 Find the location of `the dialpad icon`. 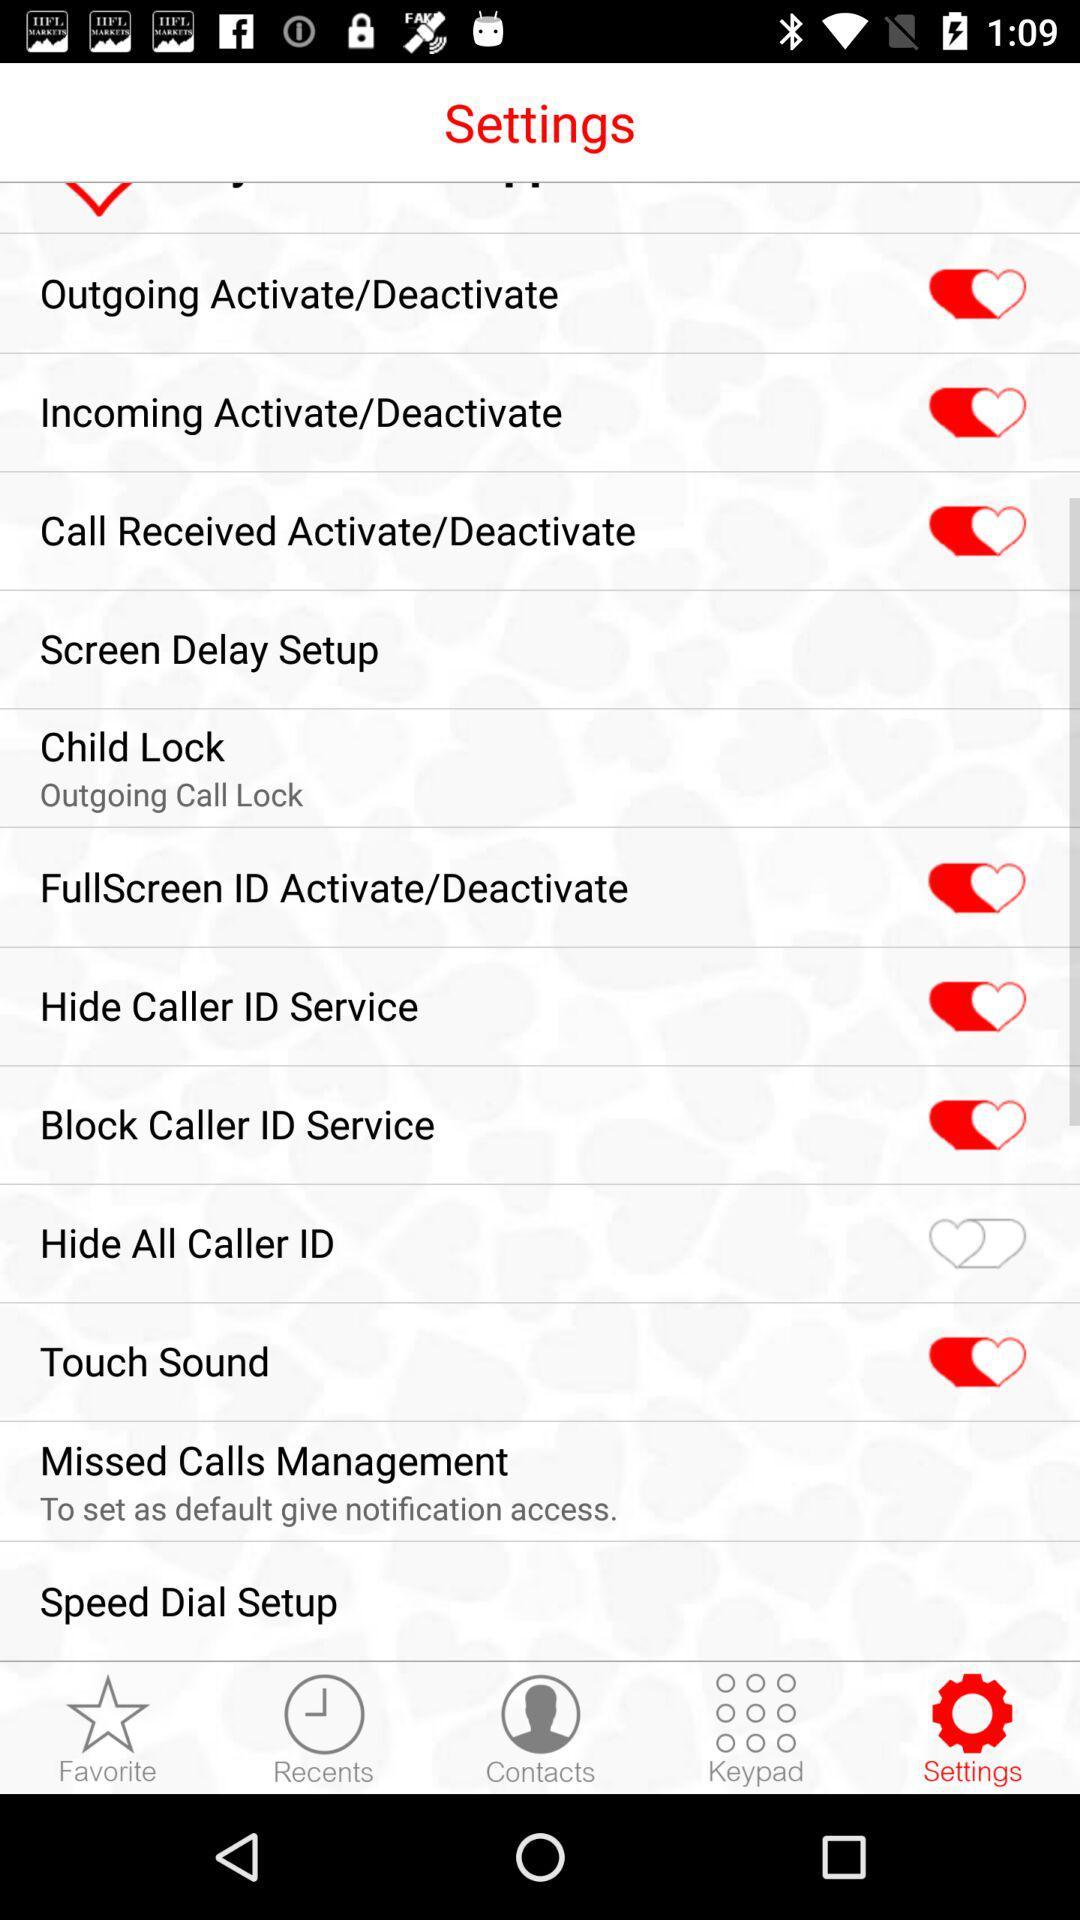

the dialpad icon is located at coordinates (756, 1728).